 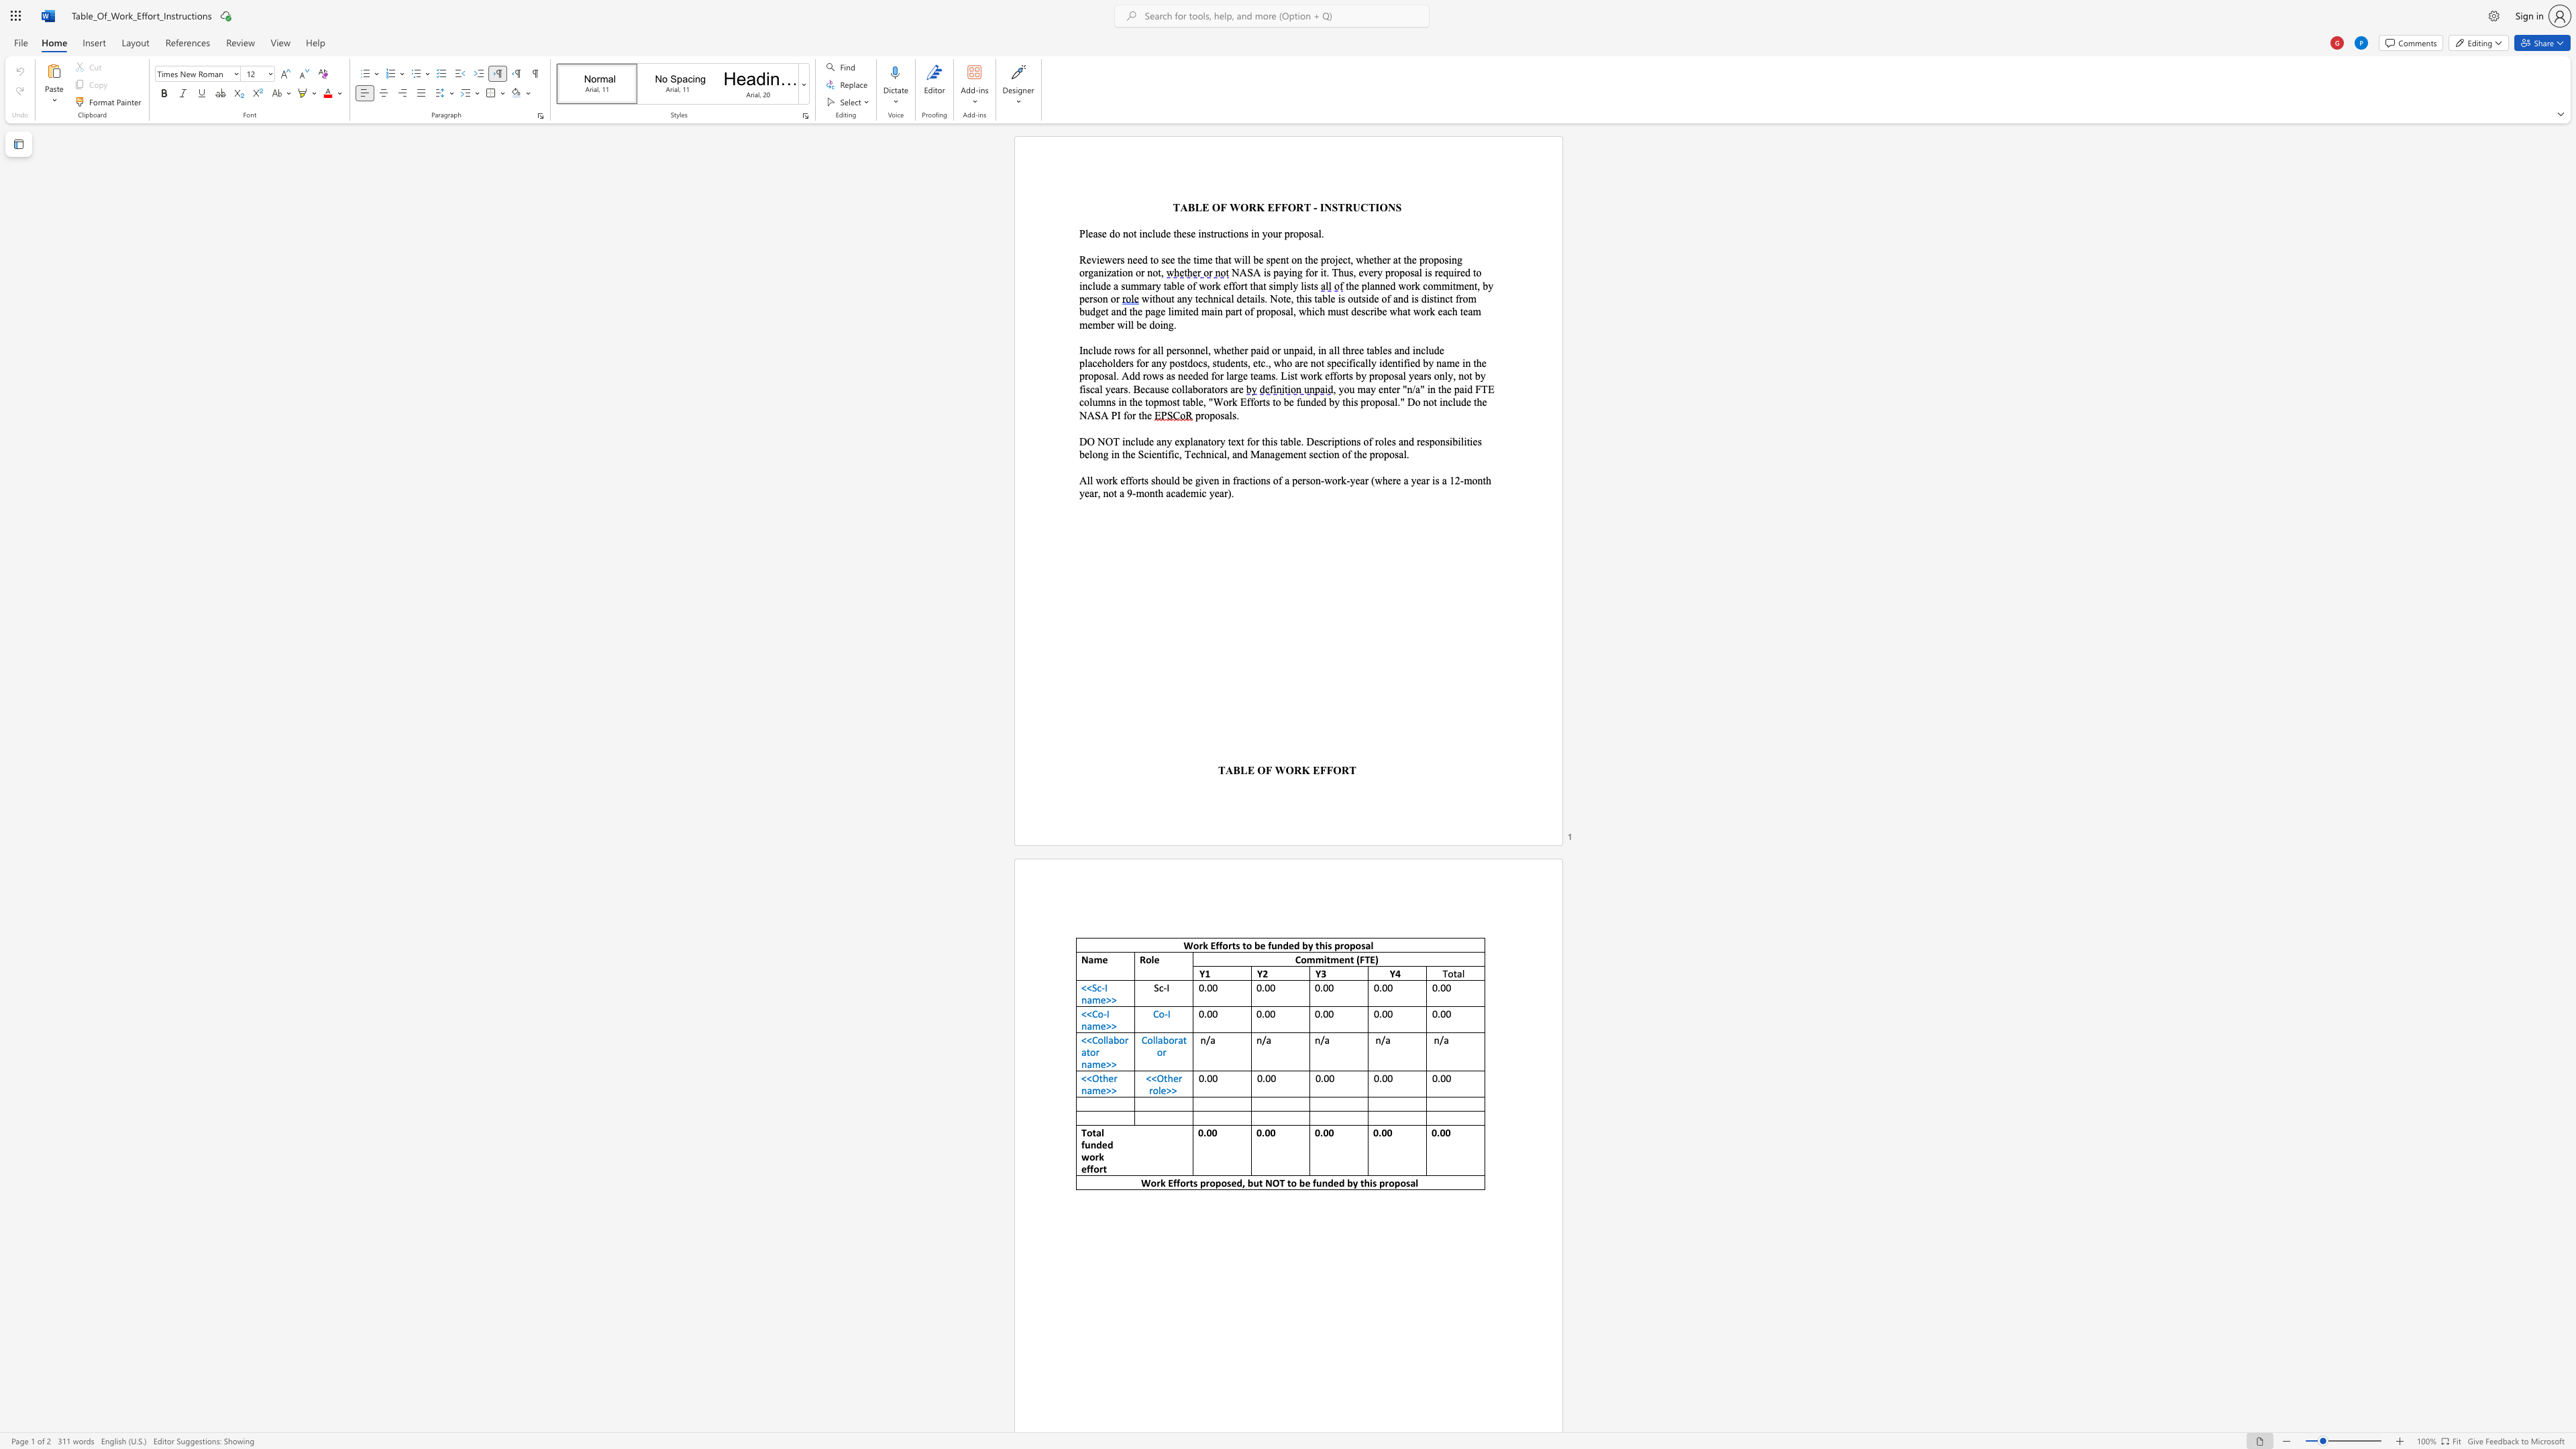 What do you see at coordinates (1434, 284) in the screenshot?
I see `the space between the continuous character "o" and "m" in the text` at bounding box center [1434, 284].